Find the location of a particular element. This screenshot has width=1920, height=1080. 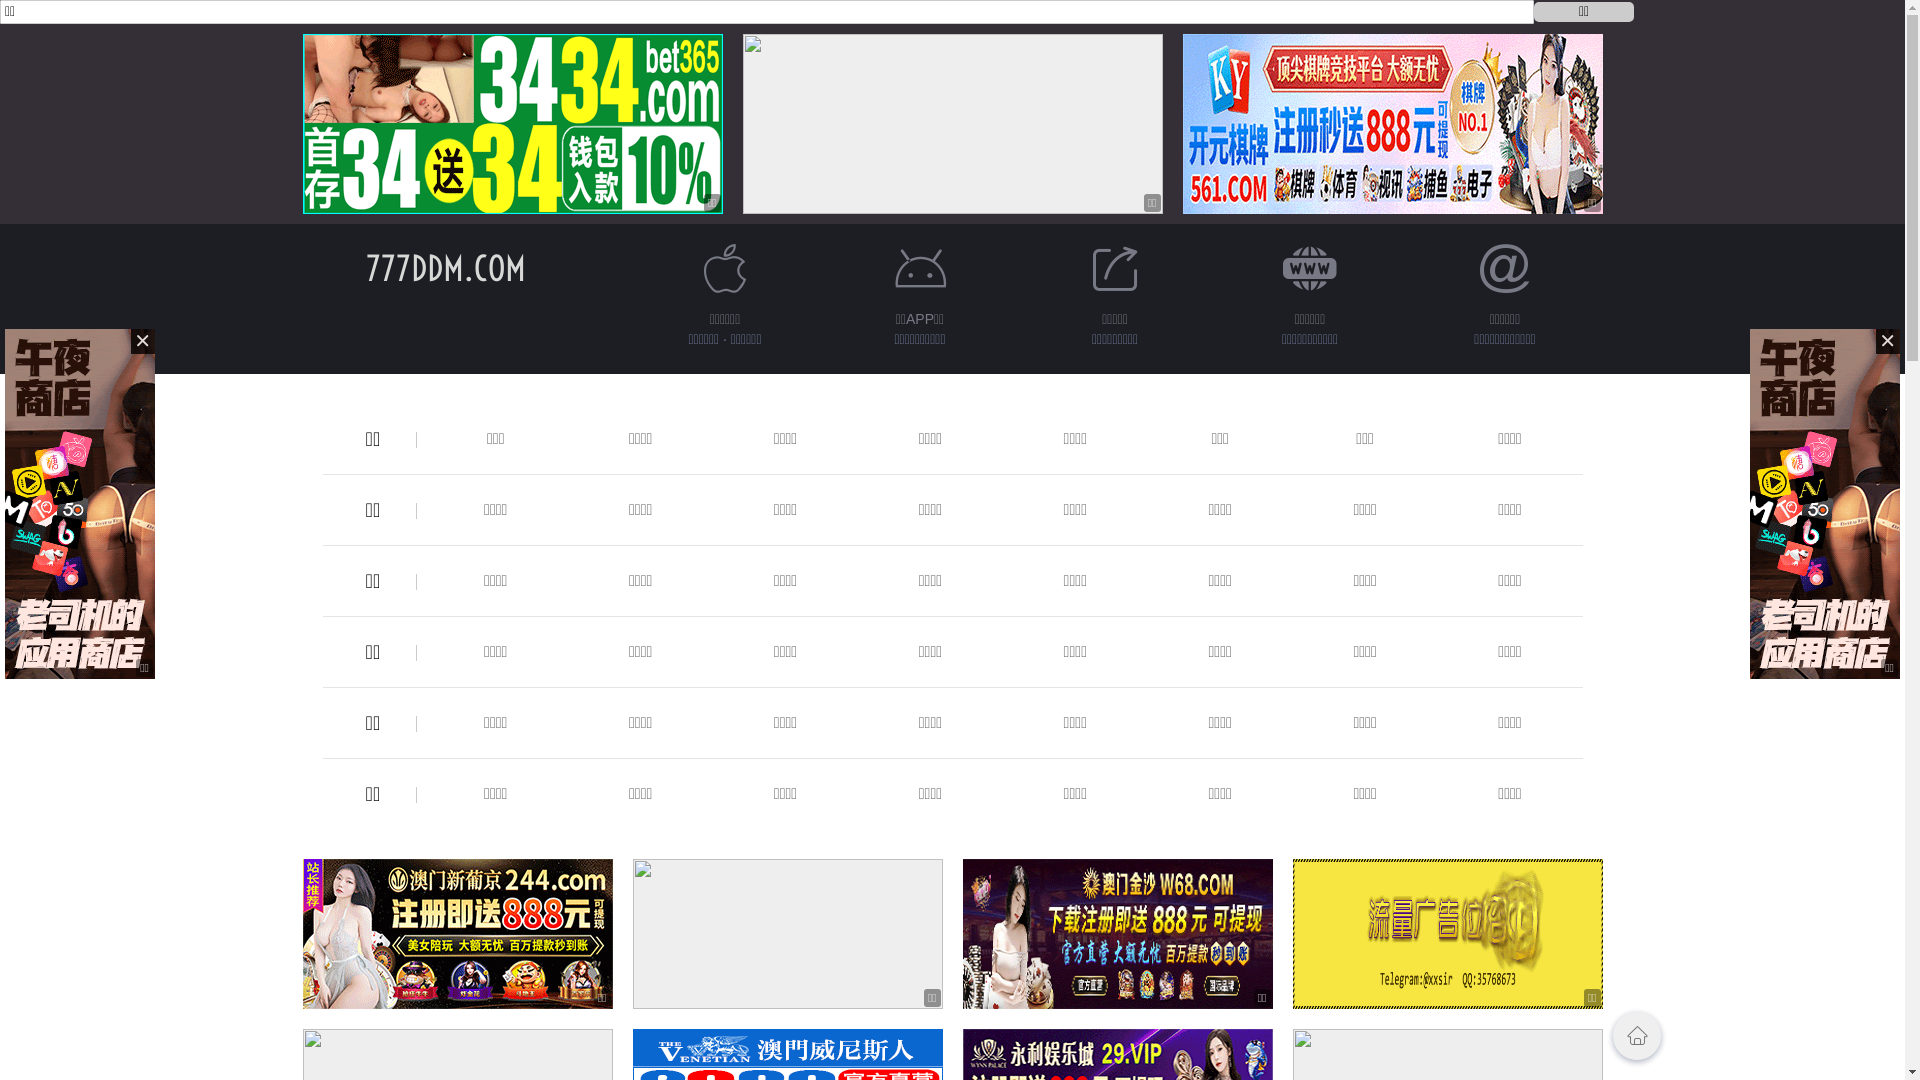

'777DDM.COM' is located at coordinates (445, 267).